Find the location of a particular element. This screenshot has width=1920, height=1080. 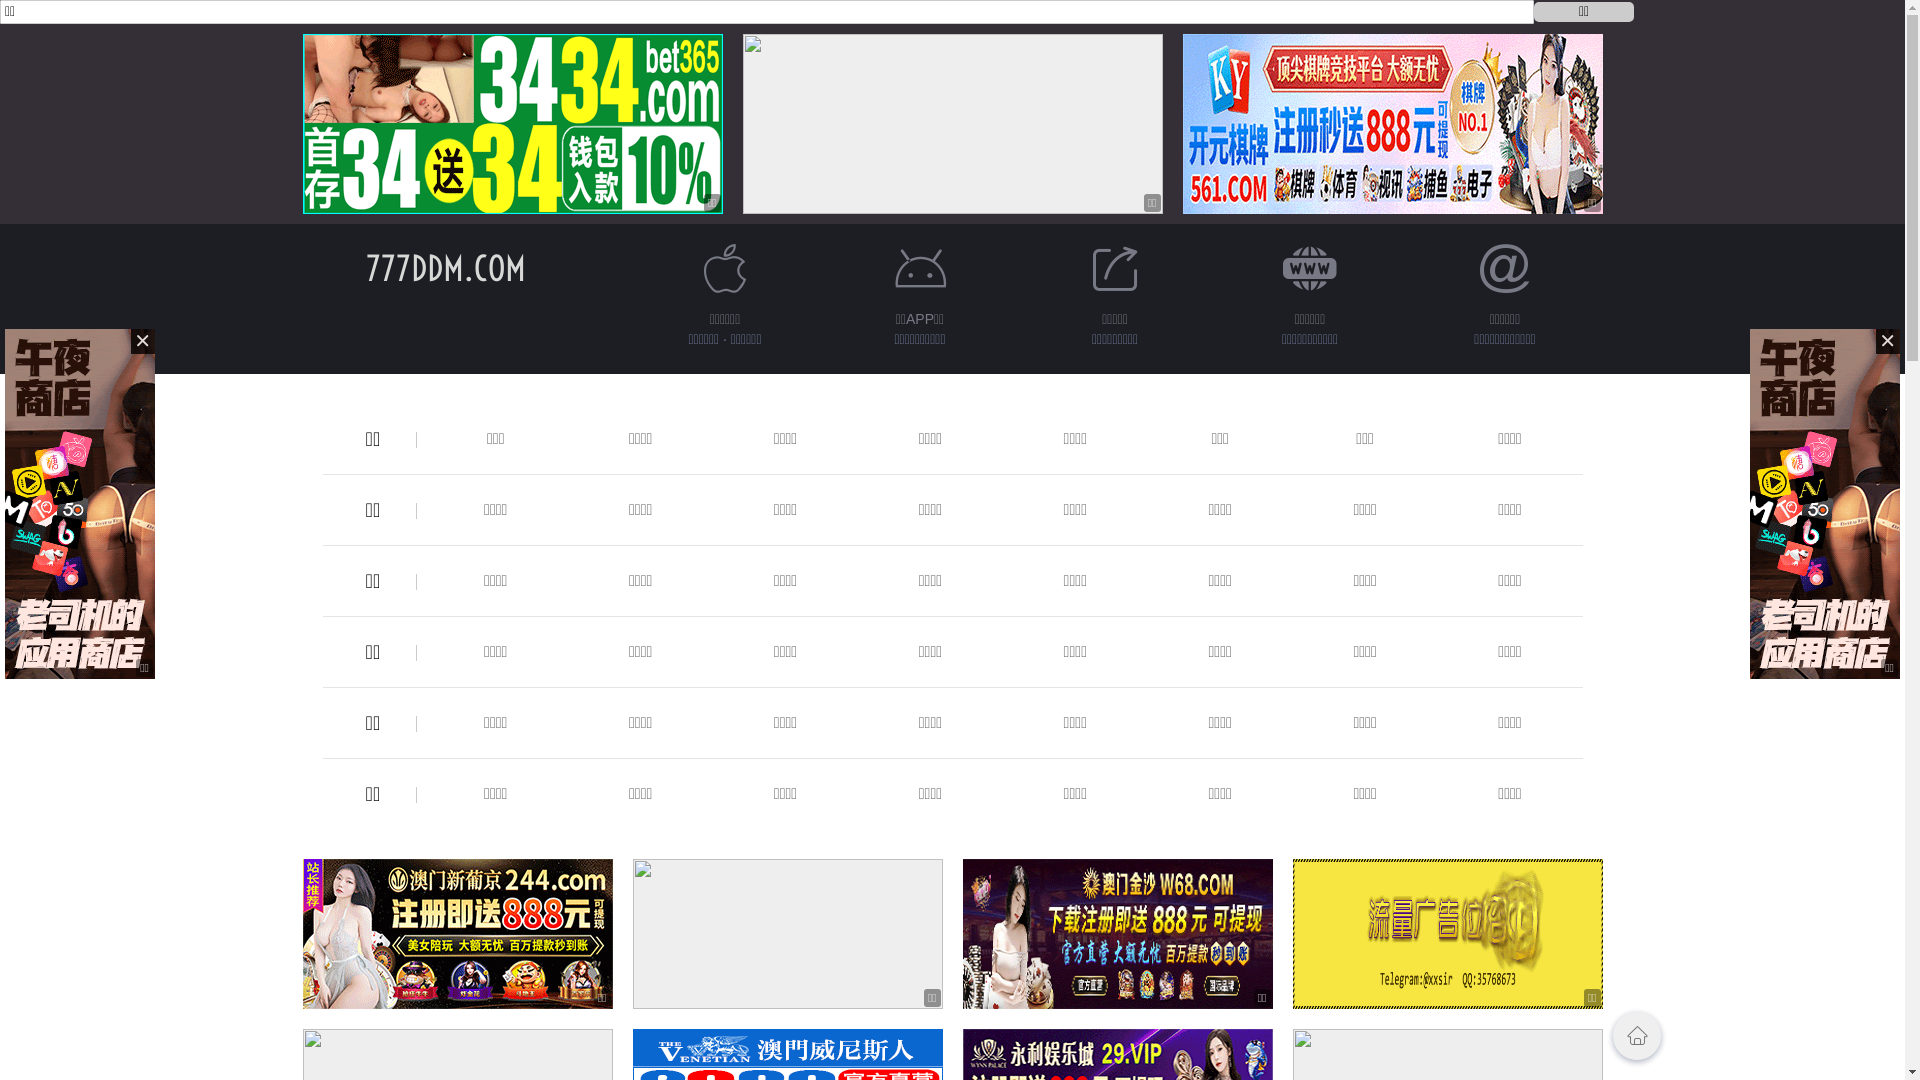

'777DDM.COM' is located at coordinates (445, 267).